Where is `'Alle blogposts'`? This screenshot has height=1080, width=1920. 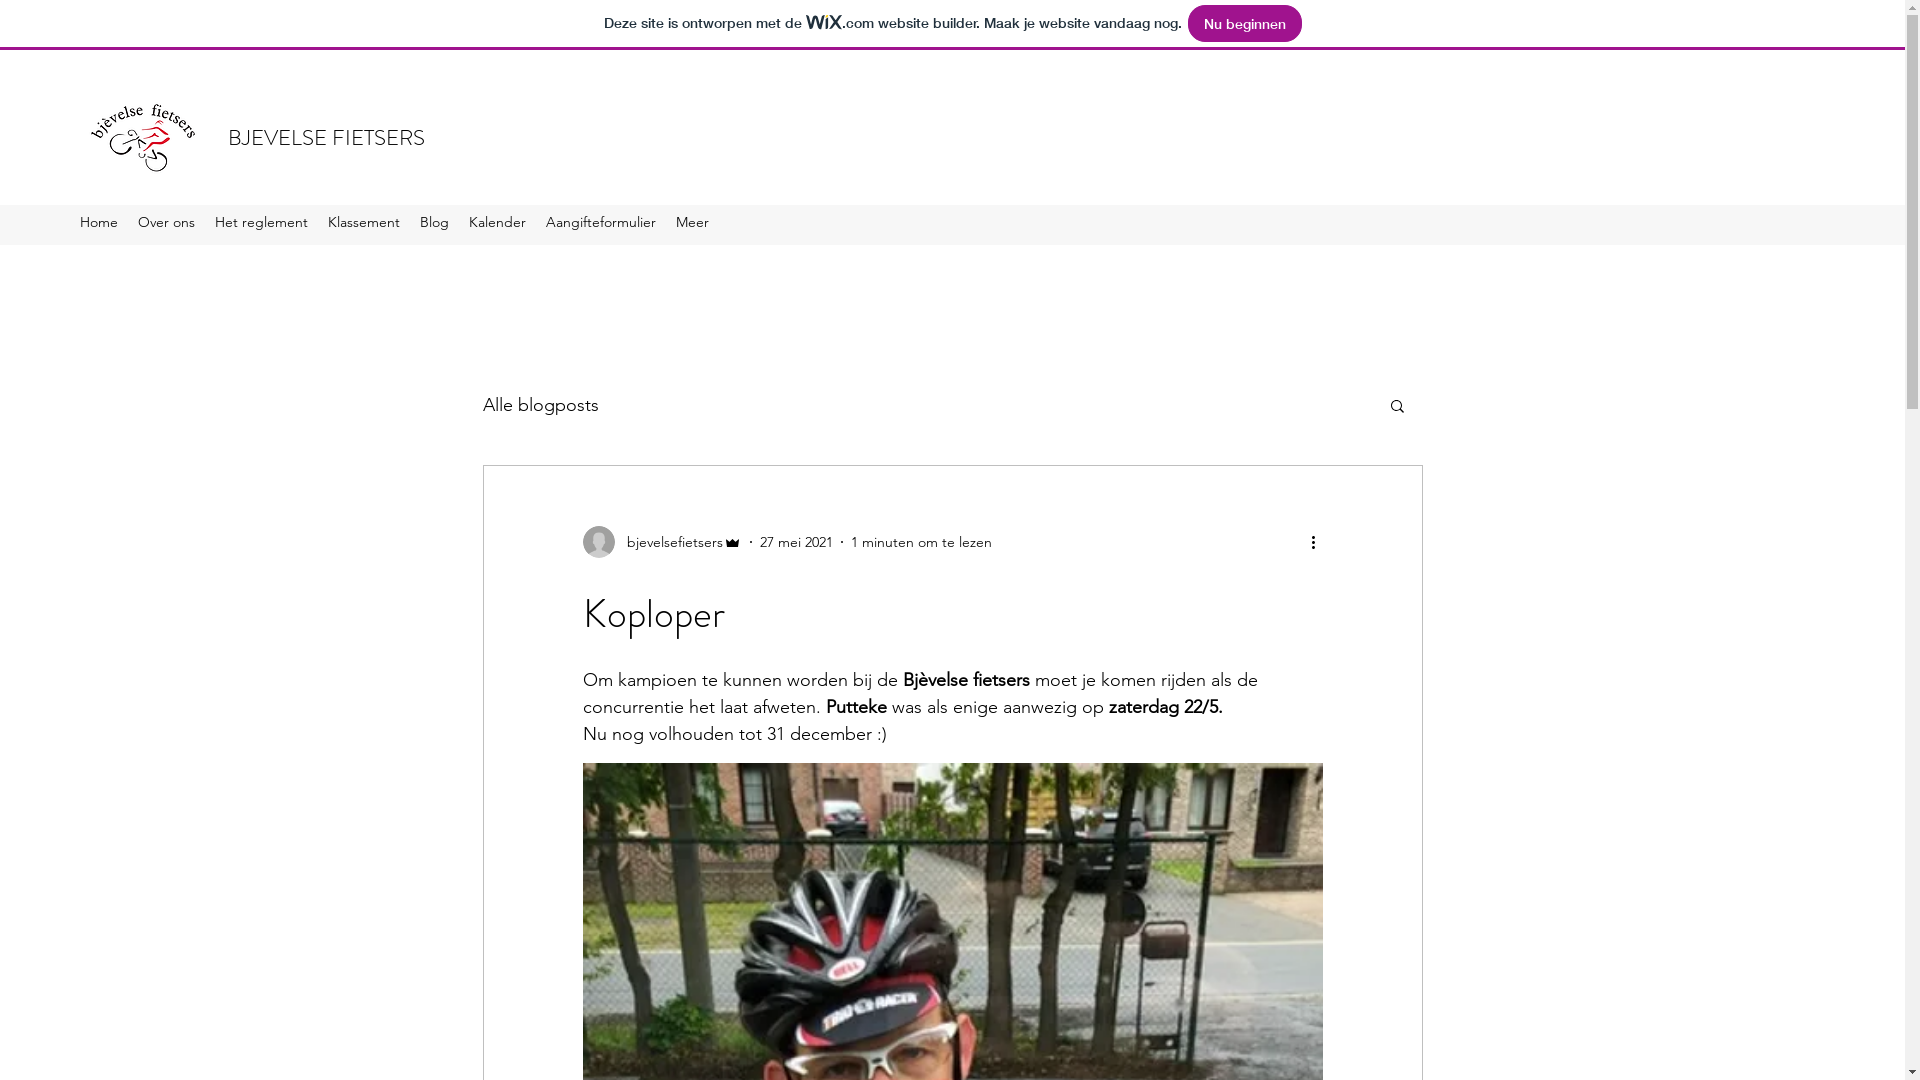 'Alle blogposts' is located at coordinates (539, 405).